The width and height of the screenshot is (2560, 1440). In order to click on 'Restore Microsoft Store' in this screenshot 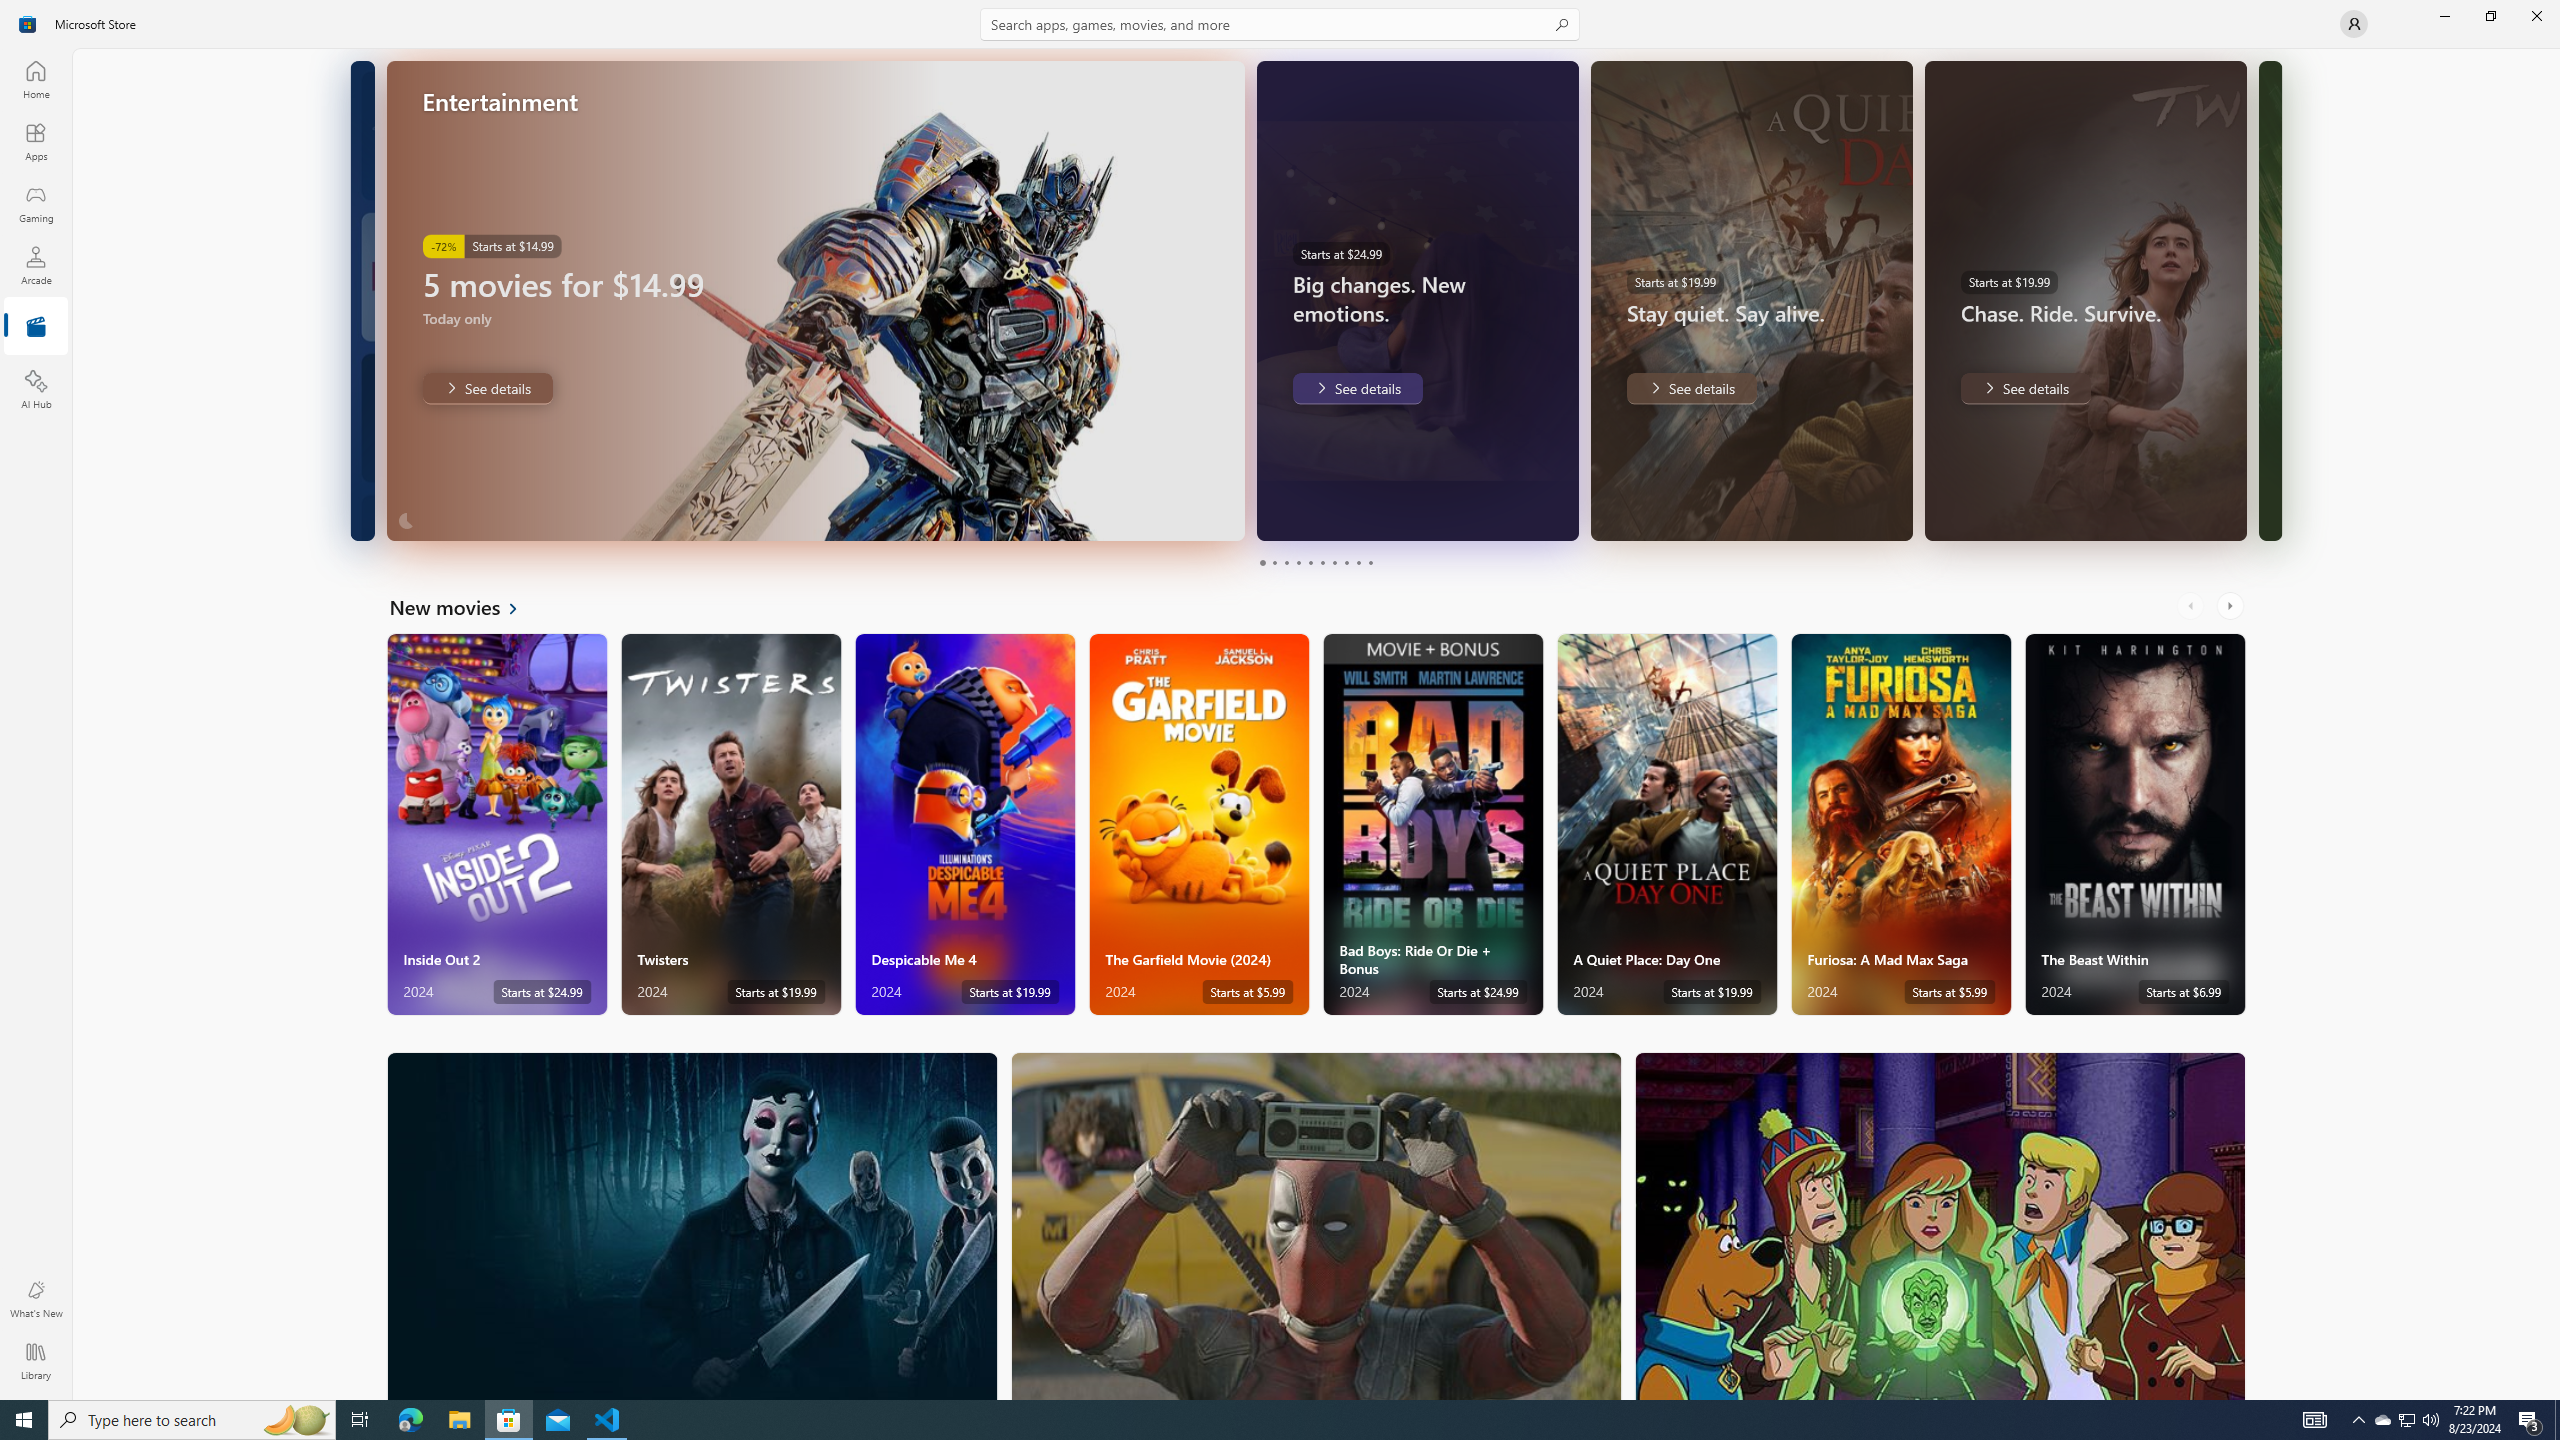, I will do `click(2490, 15)`.